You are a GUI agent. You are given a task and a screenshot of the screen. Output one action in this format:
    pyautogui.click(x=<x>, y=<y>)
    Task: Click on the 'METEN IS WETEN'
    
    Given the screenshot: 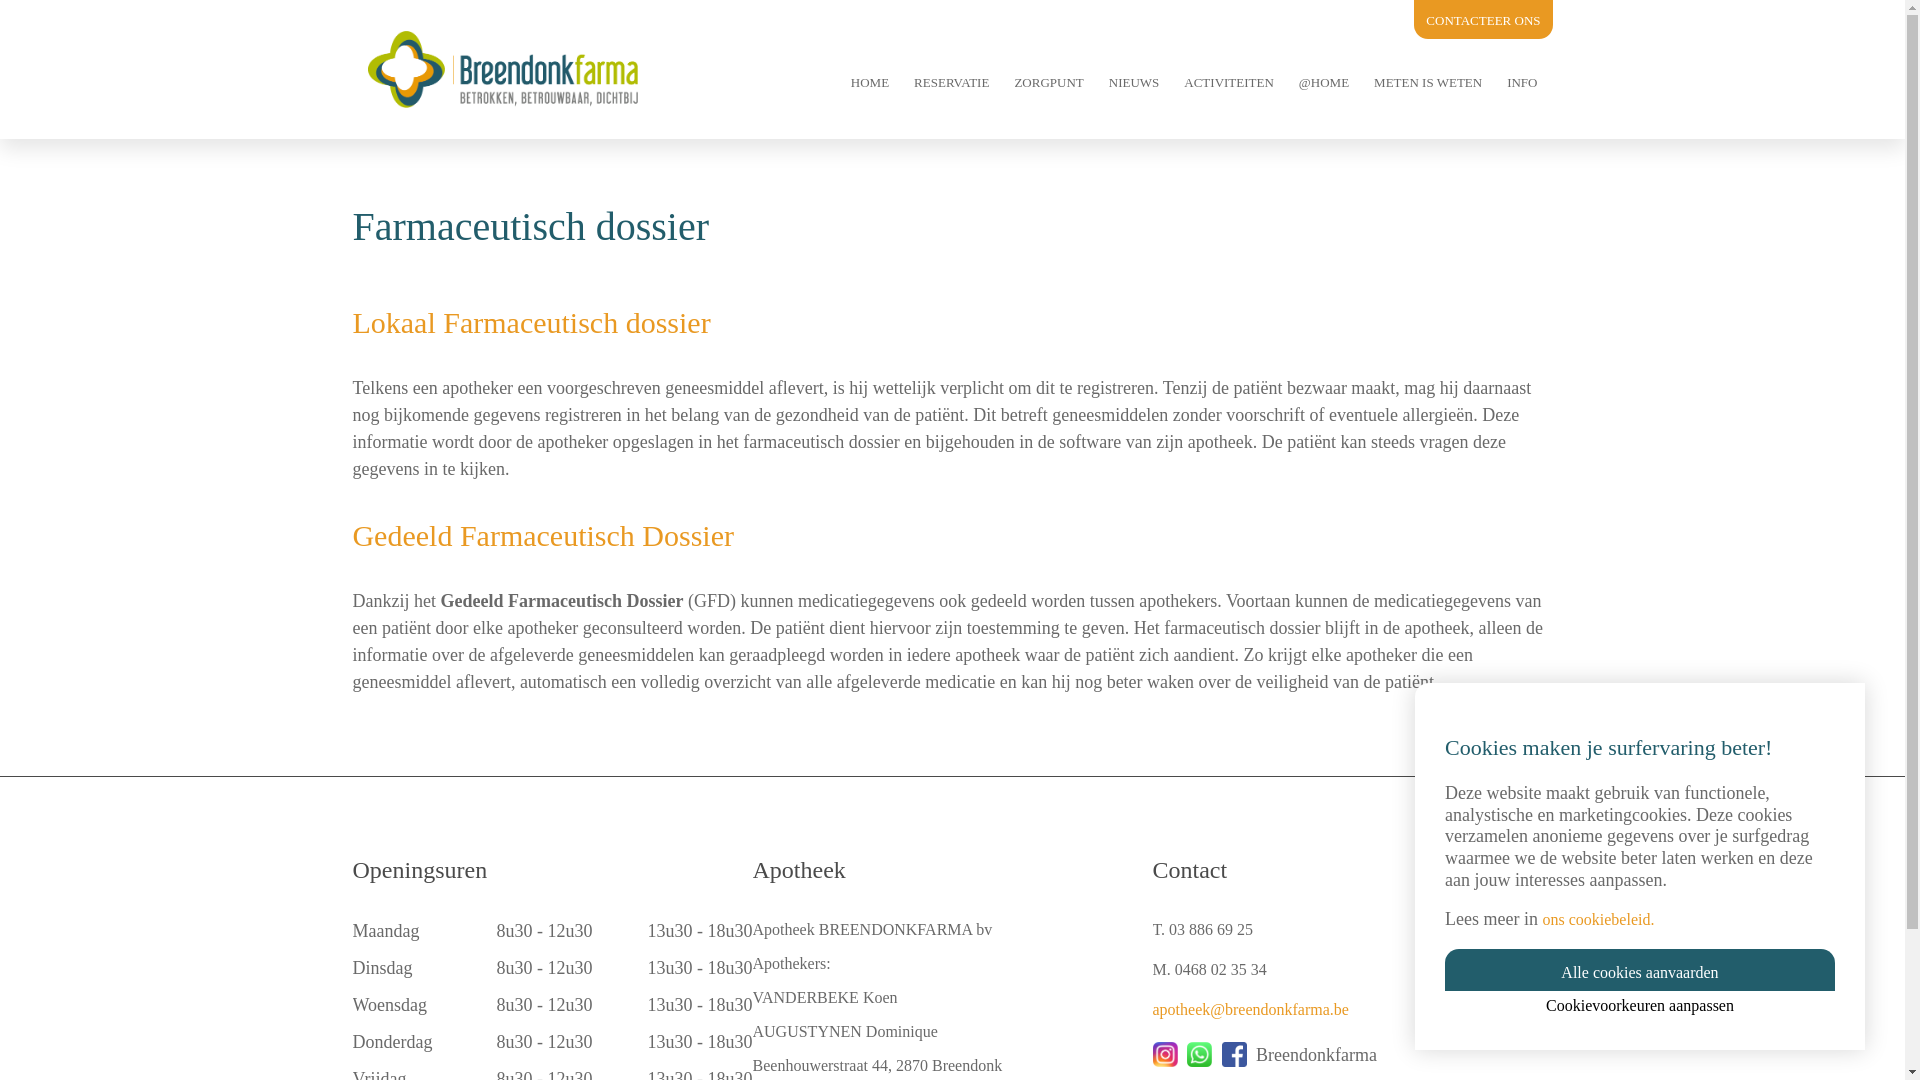 What is the action you would take?
    pyautogui.click(x=1426, y=80)
    